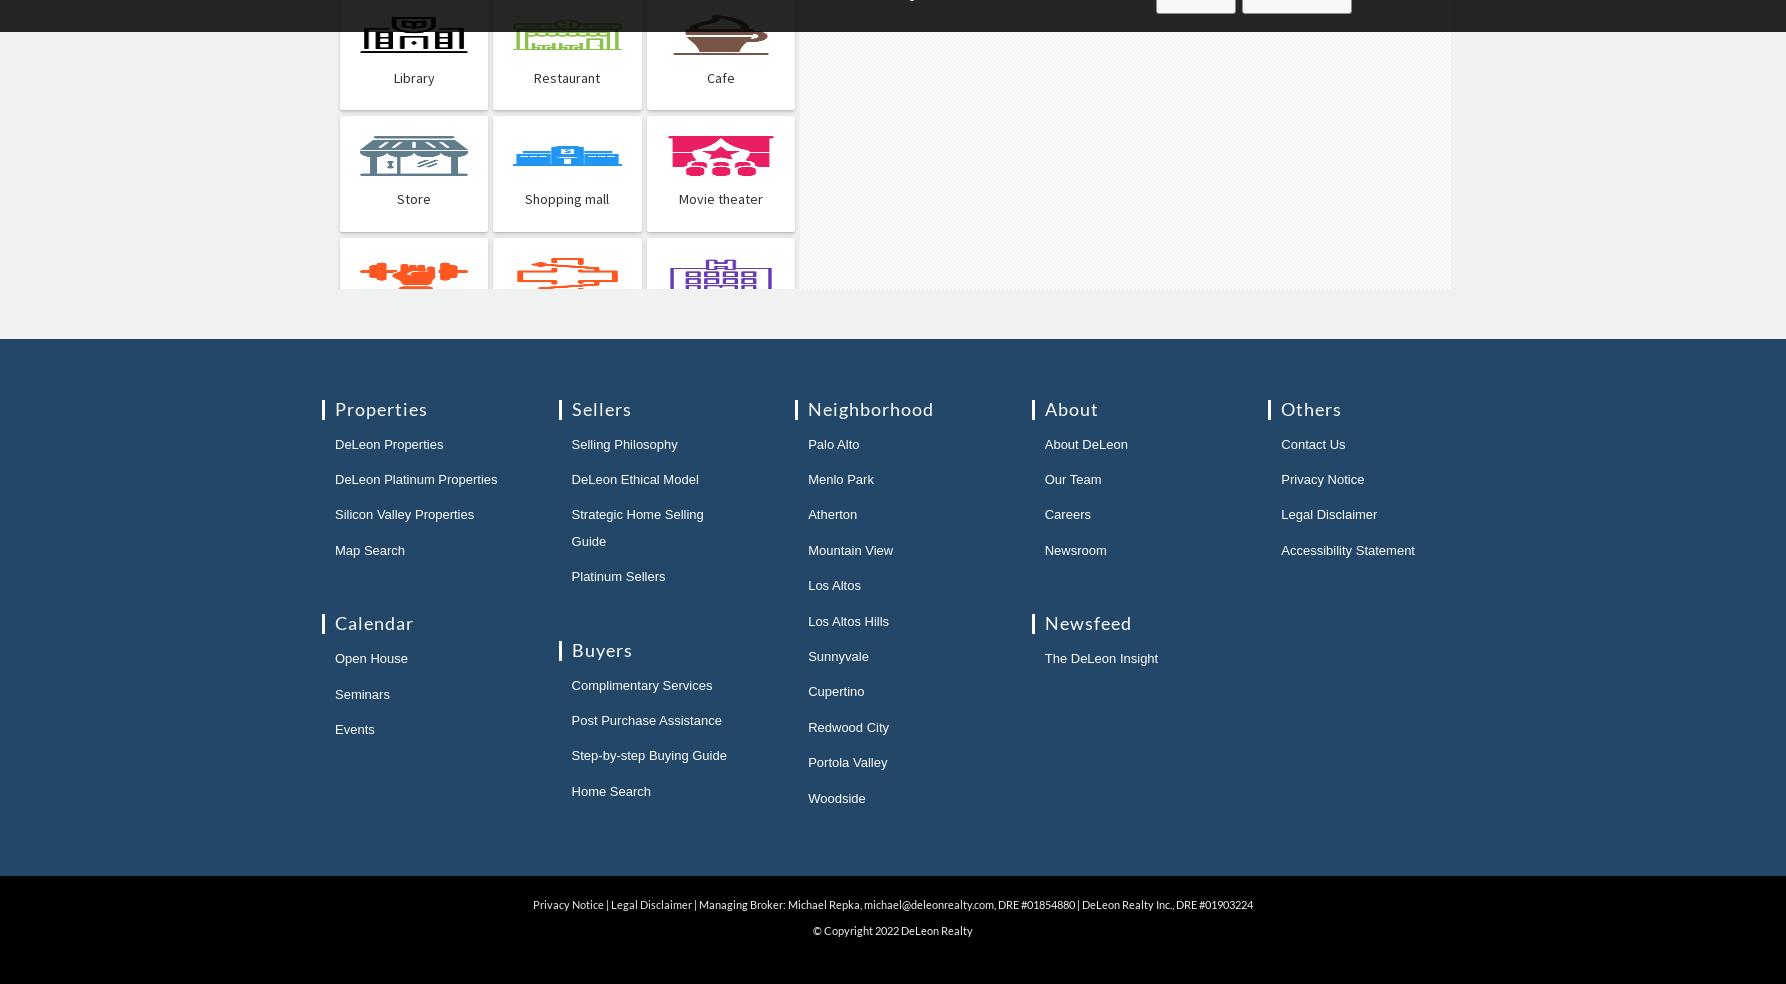  What do you see at coordinates (847, 620) in the screenshot?
I see `'Los Altos Hills'` at bounding box center [847, 620].